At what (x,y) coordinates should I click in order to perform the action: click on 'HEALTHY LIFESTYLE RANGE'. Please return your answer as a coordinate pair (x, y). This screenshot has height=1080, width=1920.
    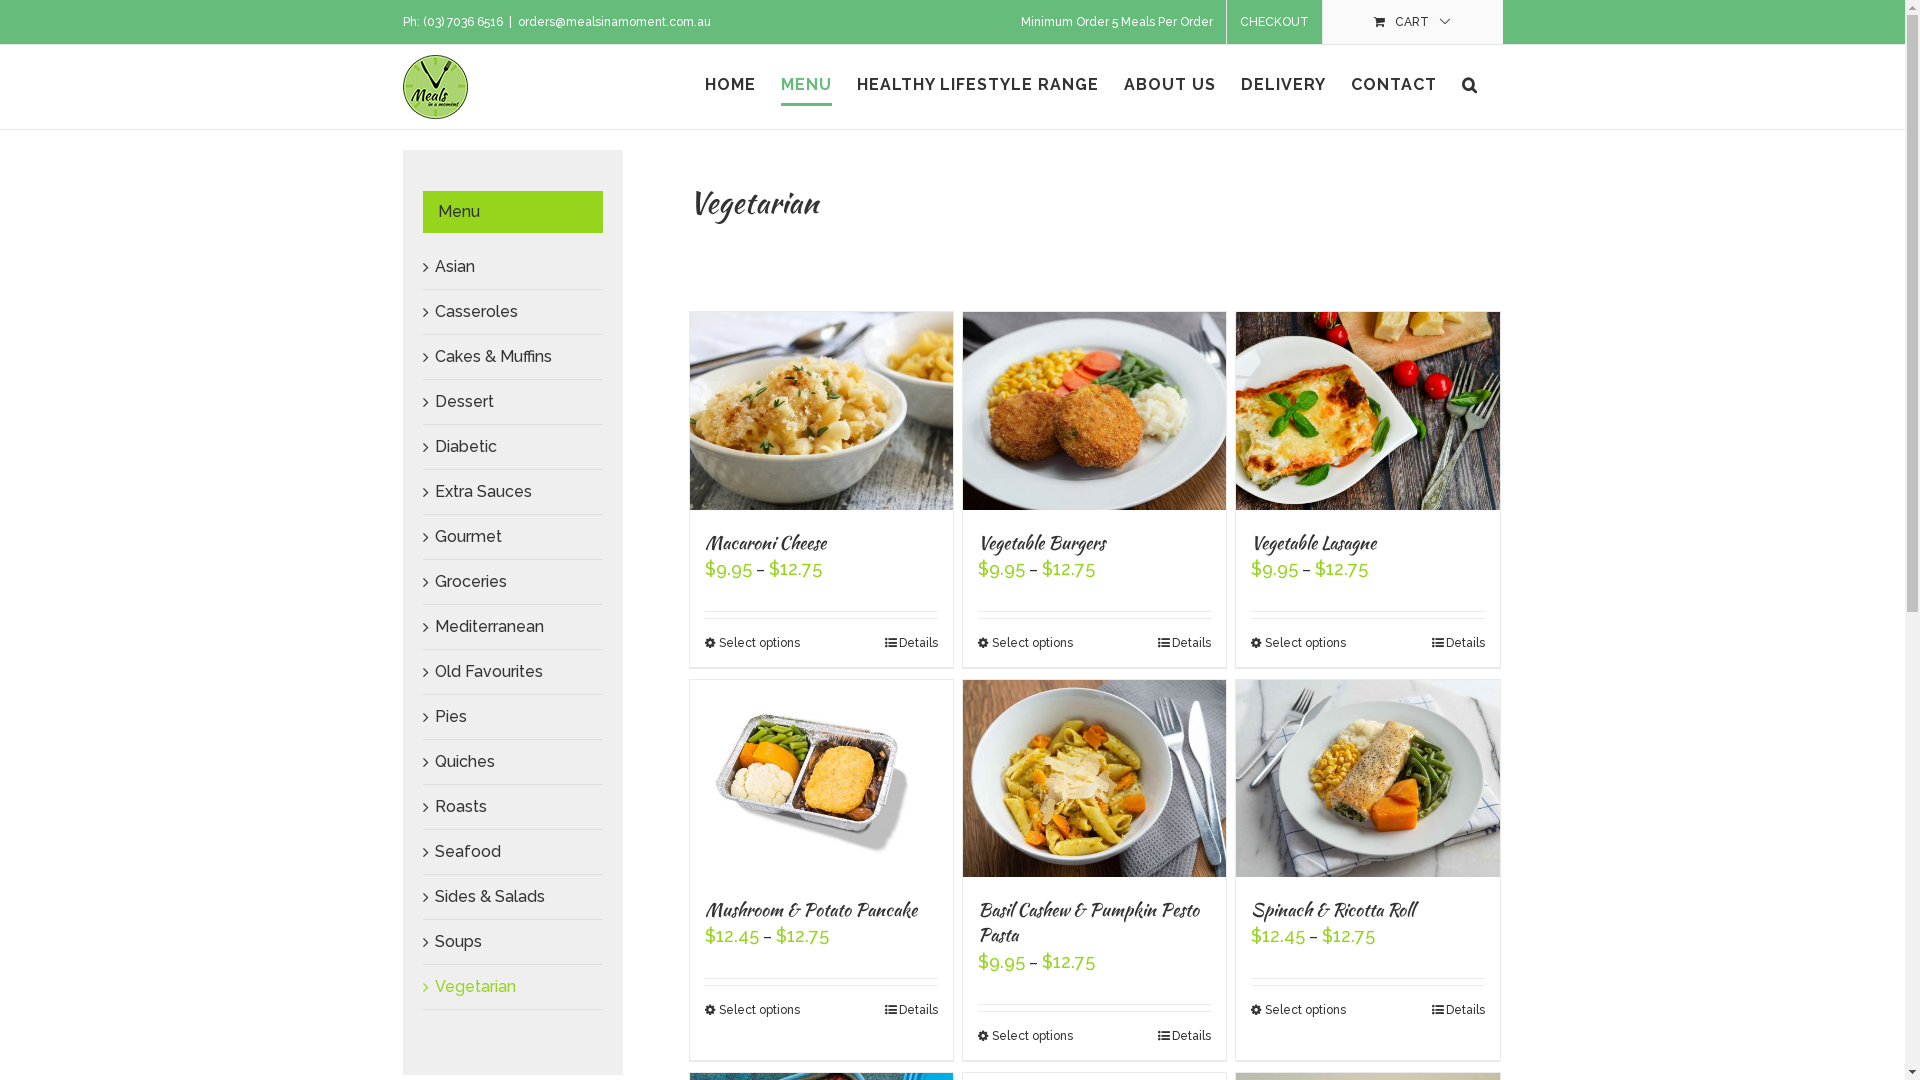
    Looking at the image, I should click on (977, 83).